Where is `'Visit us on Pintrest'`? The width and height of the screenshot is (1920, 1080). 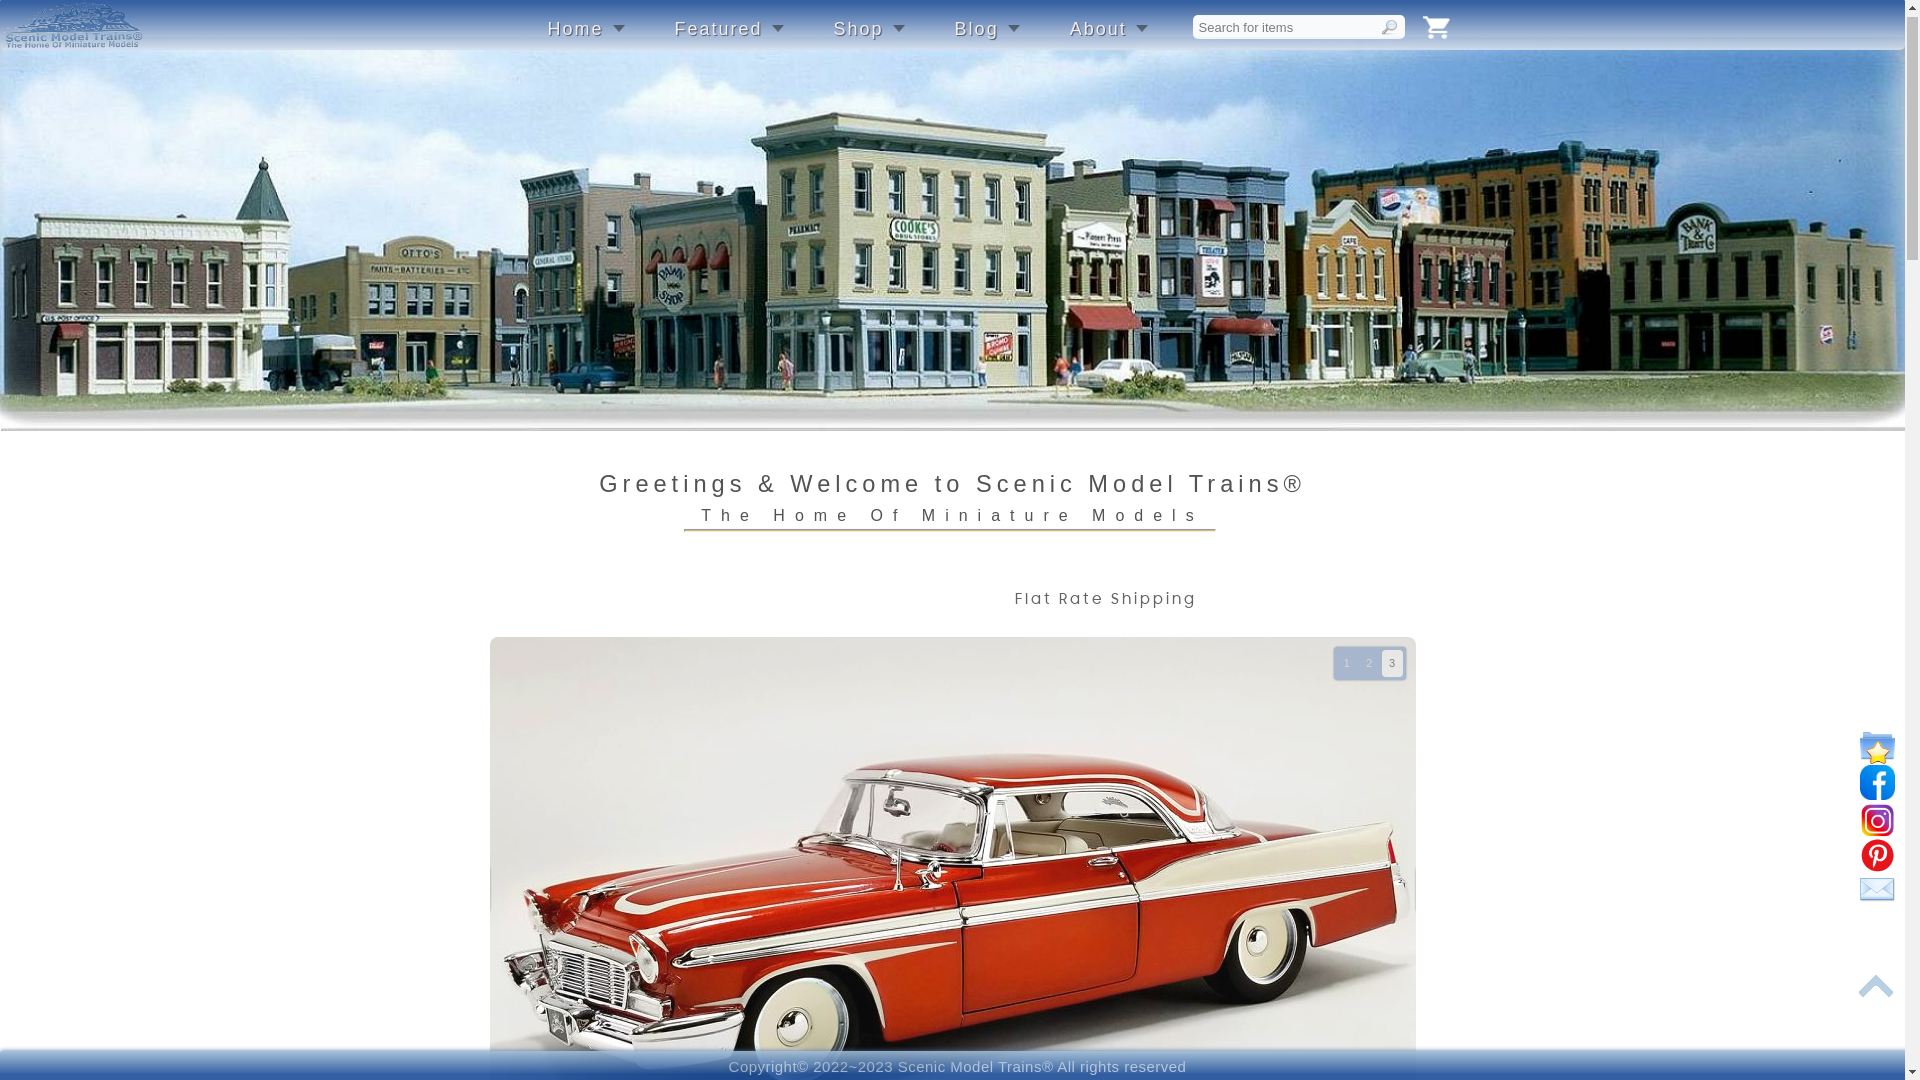
'Visit us on Pintrest' is located at coordinates (1876, 864).